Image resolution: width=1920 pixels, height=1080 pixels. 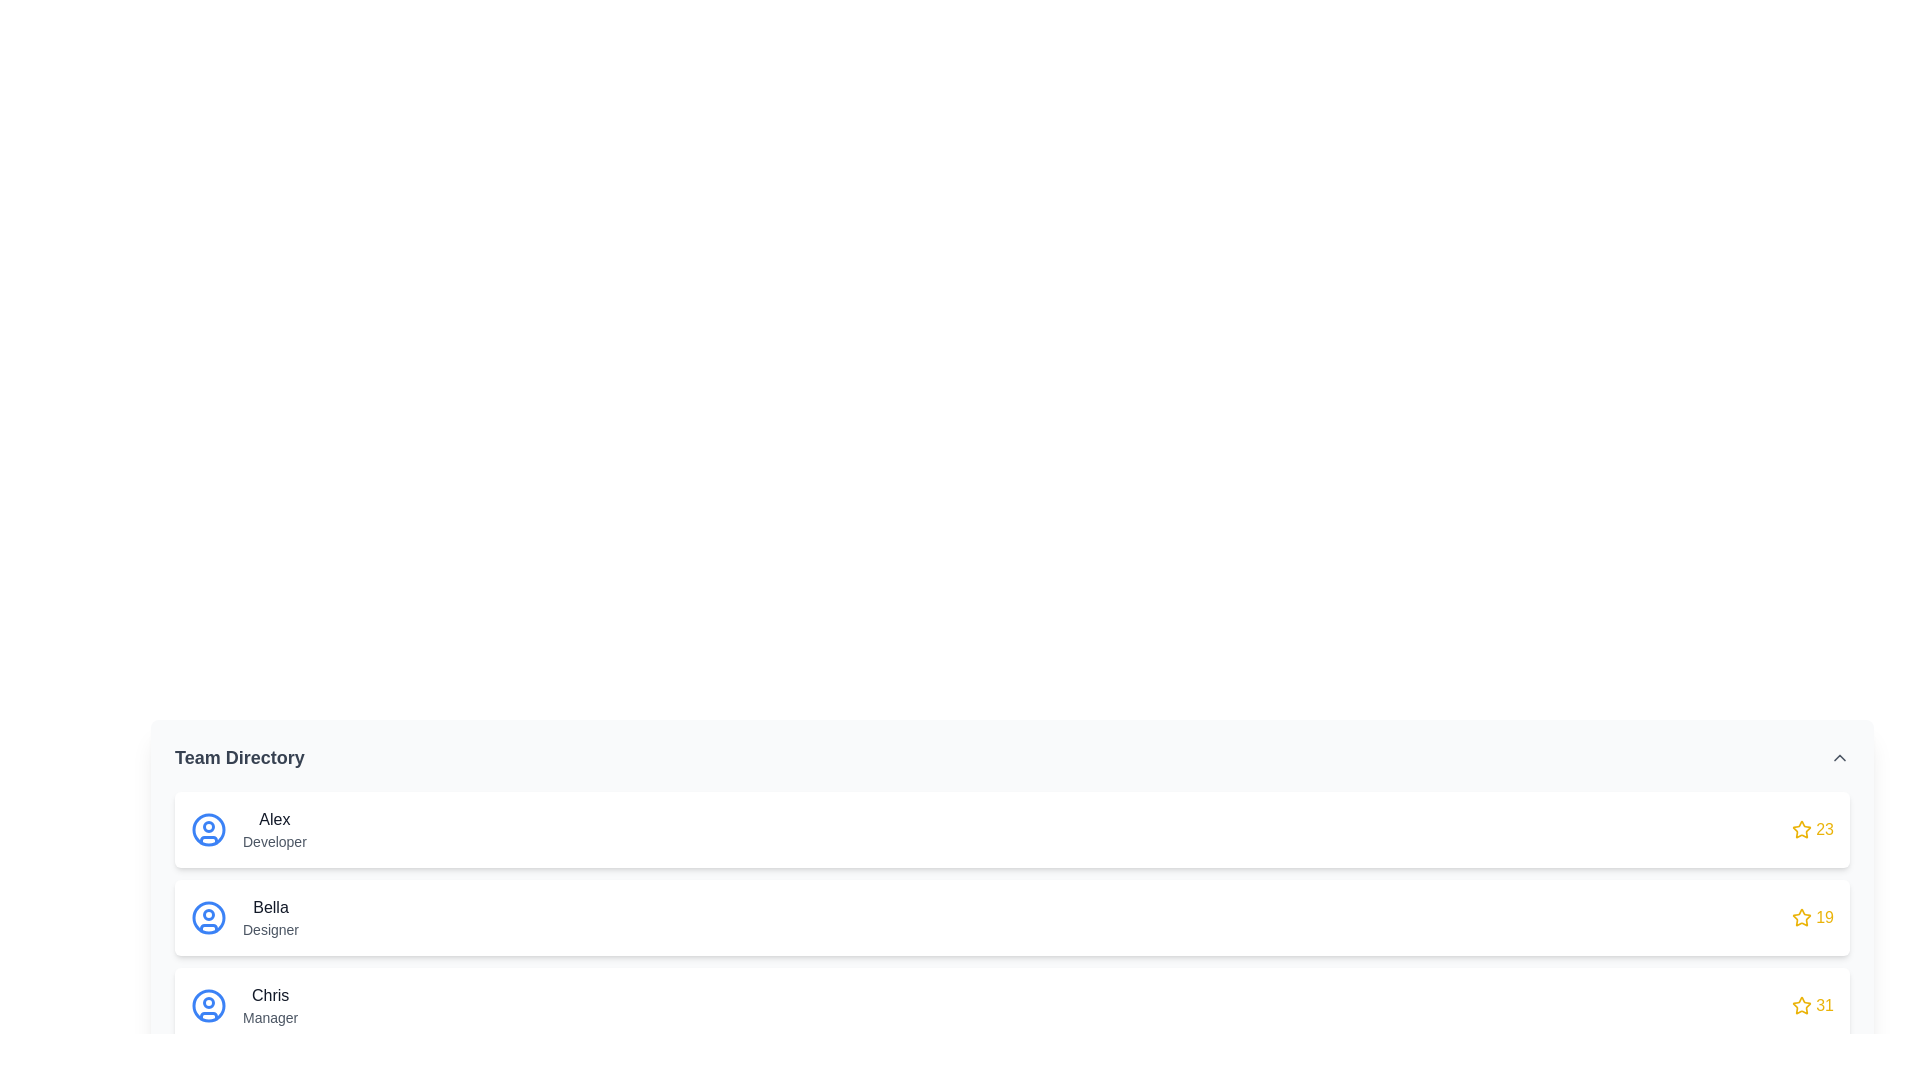 I want to click on static text label that indicates the designation of the individual associated with the name 'Bella', which is located directly below 'Bella' in the second card of the vertical list in the team directory, so click(x=270, y=929).